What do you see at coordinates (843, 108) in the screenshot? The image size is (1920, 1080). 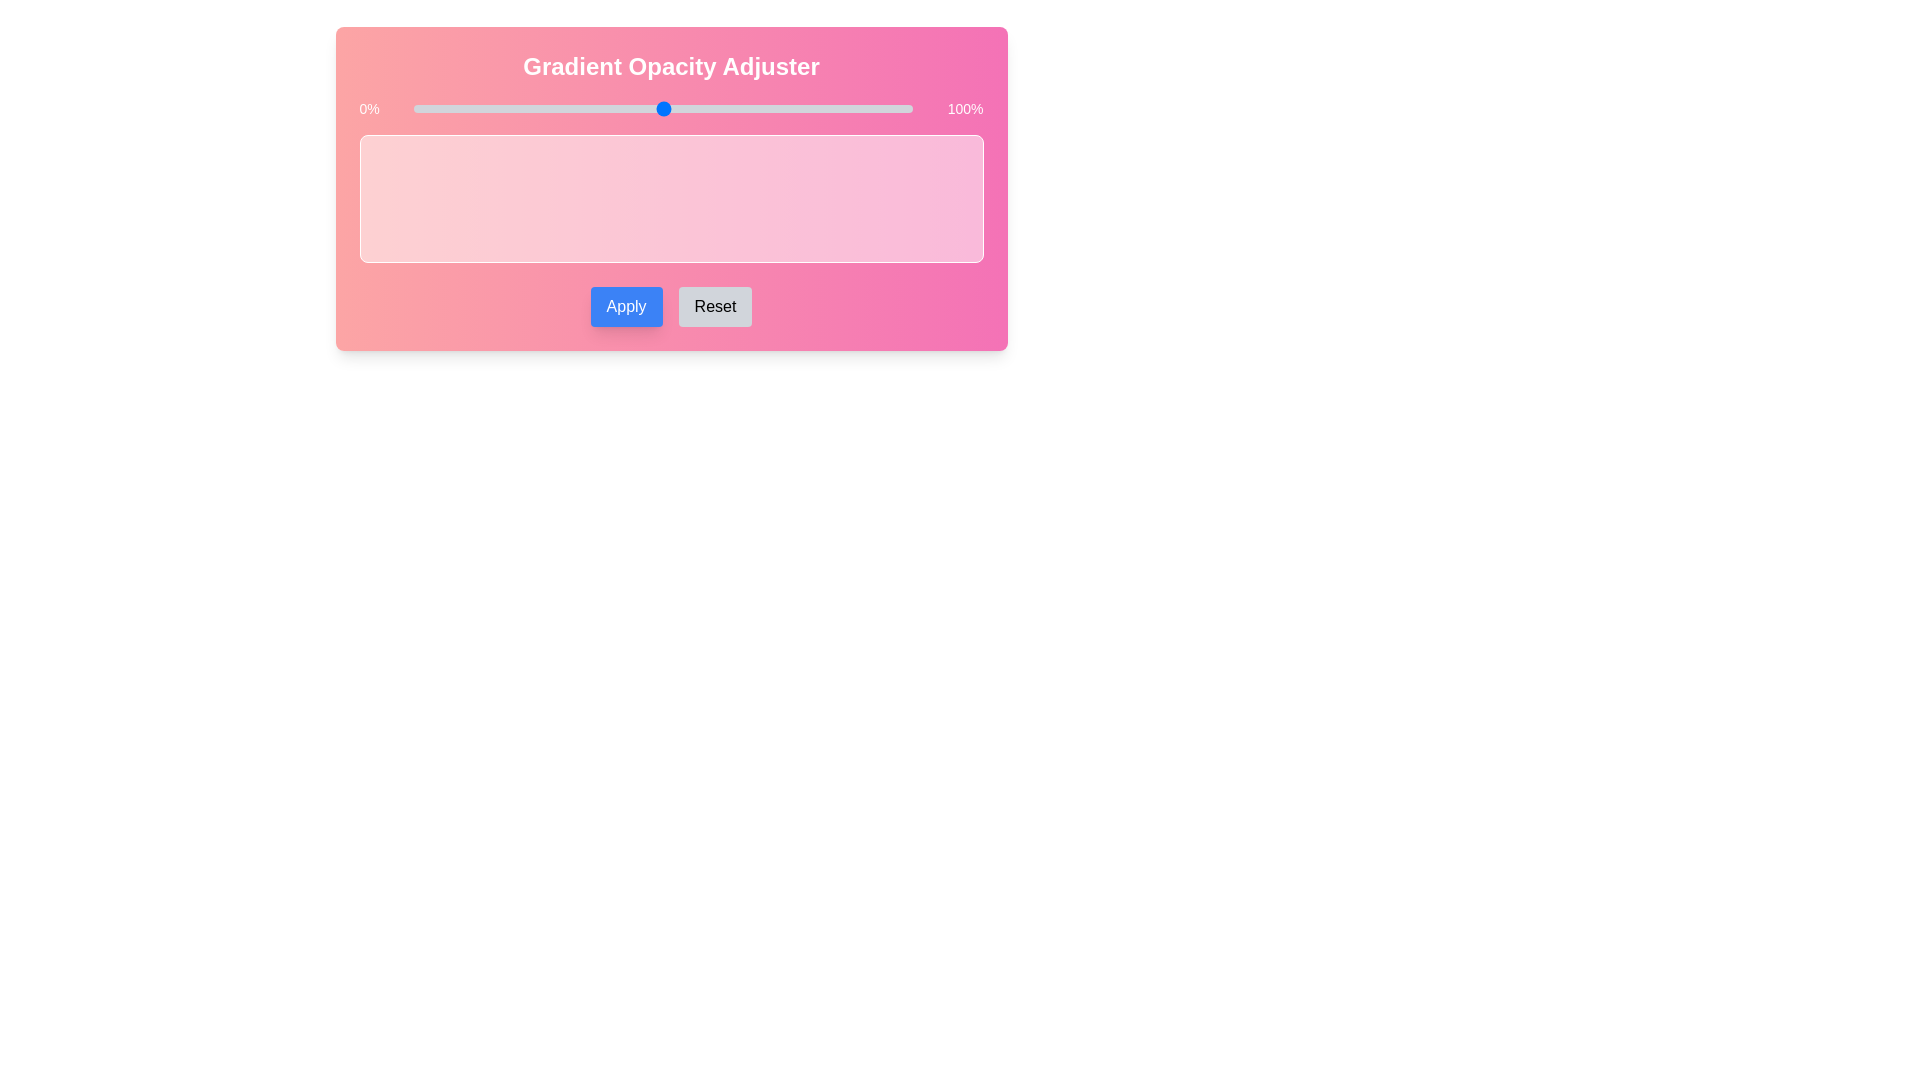 I see `the opacity to 86% using the slider` at bounding box center [843, 108].